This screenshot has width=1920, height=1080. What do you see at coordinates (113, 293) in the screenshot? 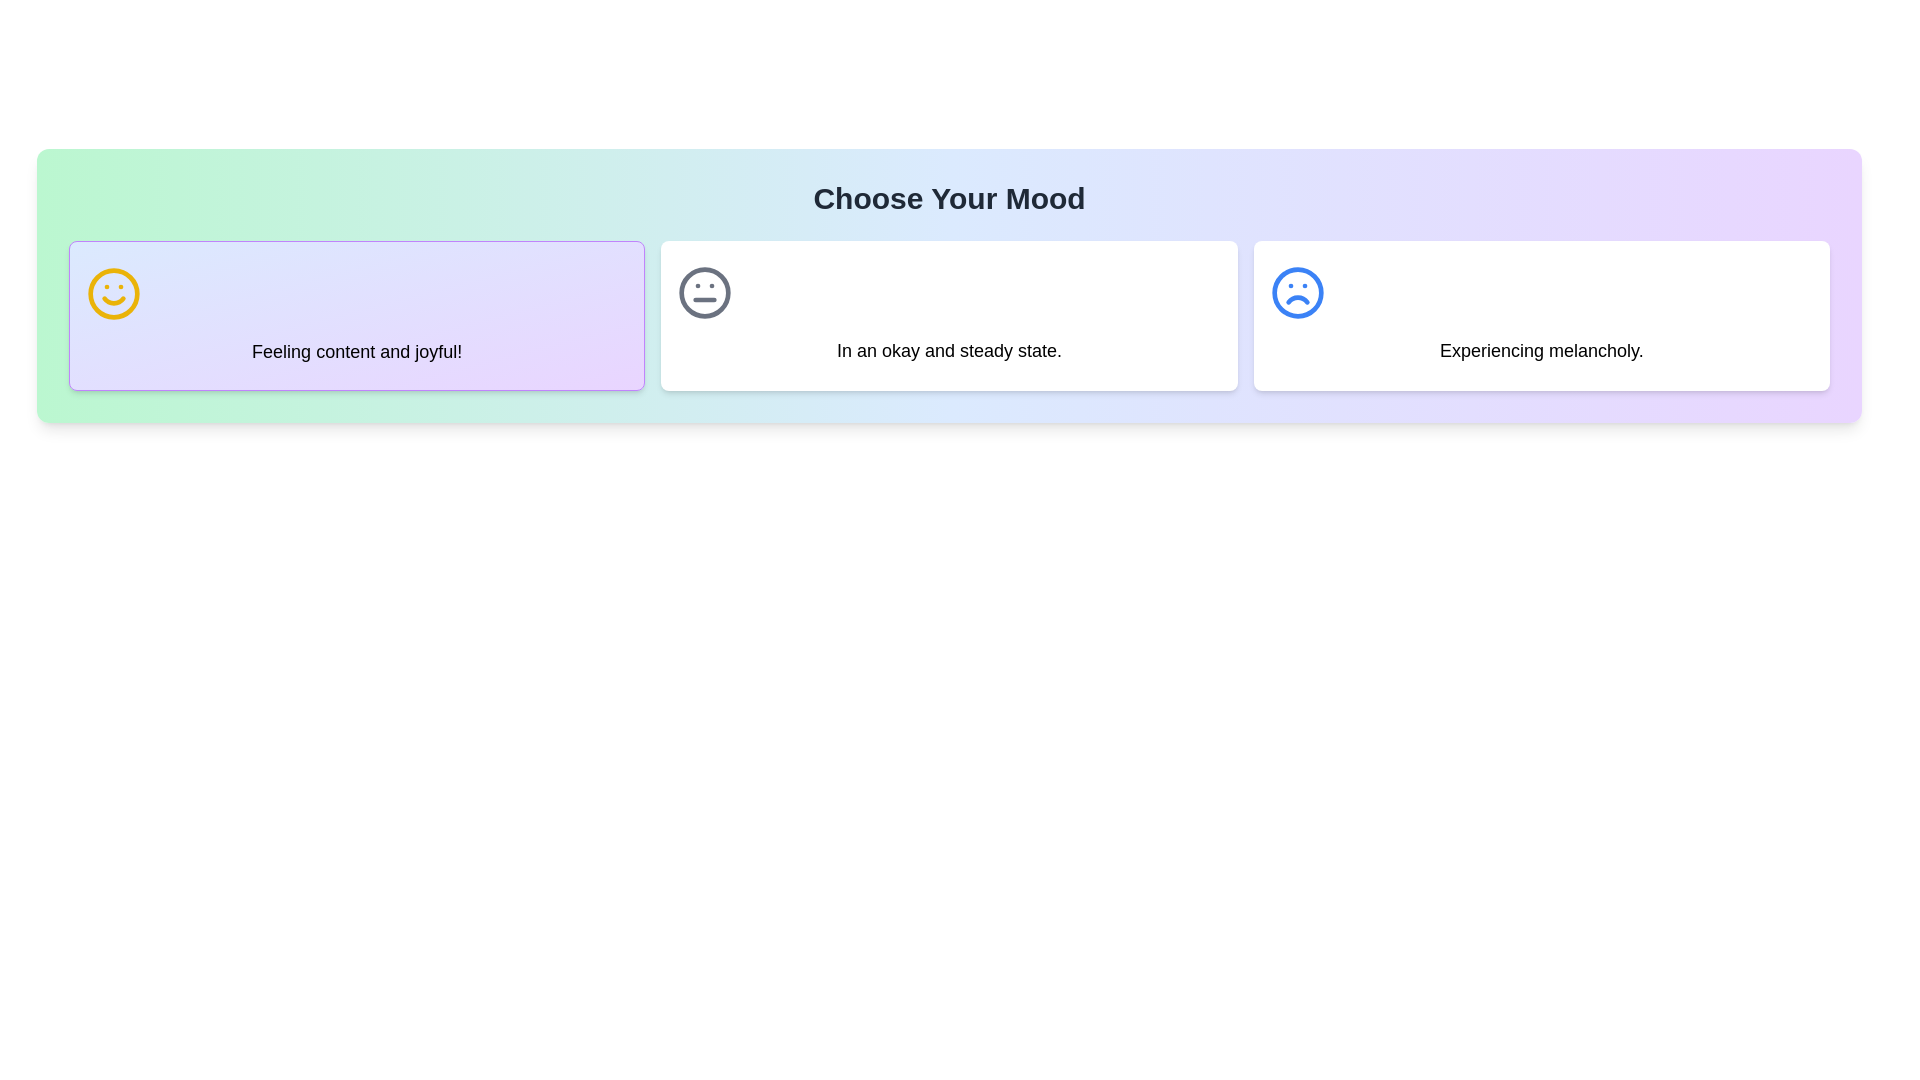
I see `the smiley face icon in the circular outline` at bounding box center [113, 293].